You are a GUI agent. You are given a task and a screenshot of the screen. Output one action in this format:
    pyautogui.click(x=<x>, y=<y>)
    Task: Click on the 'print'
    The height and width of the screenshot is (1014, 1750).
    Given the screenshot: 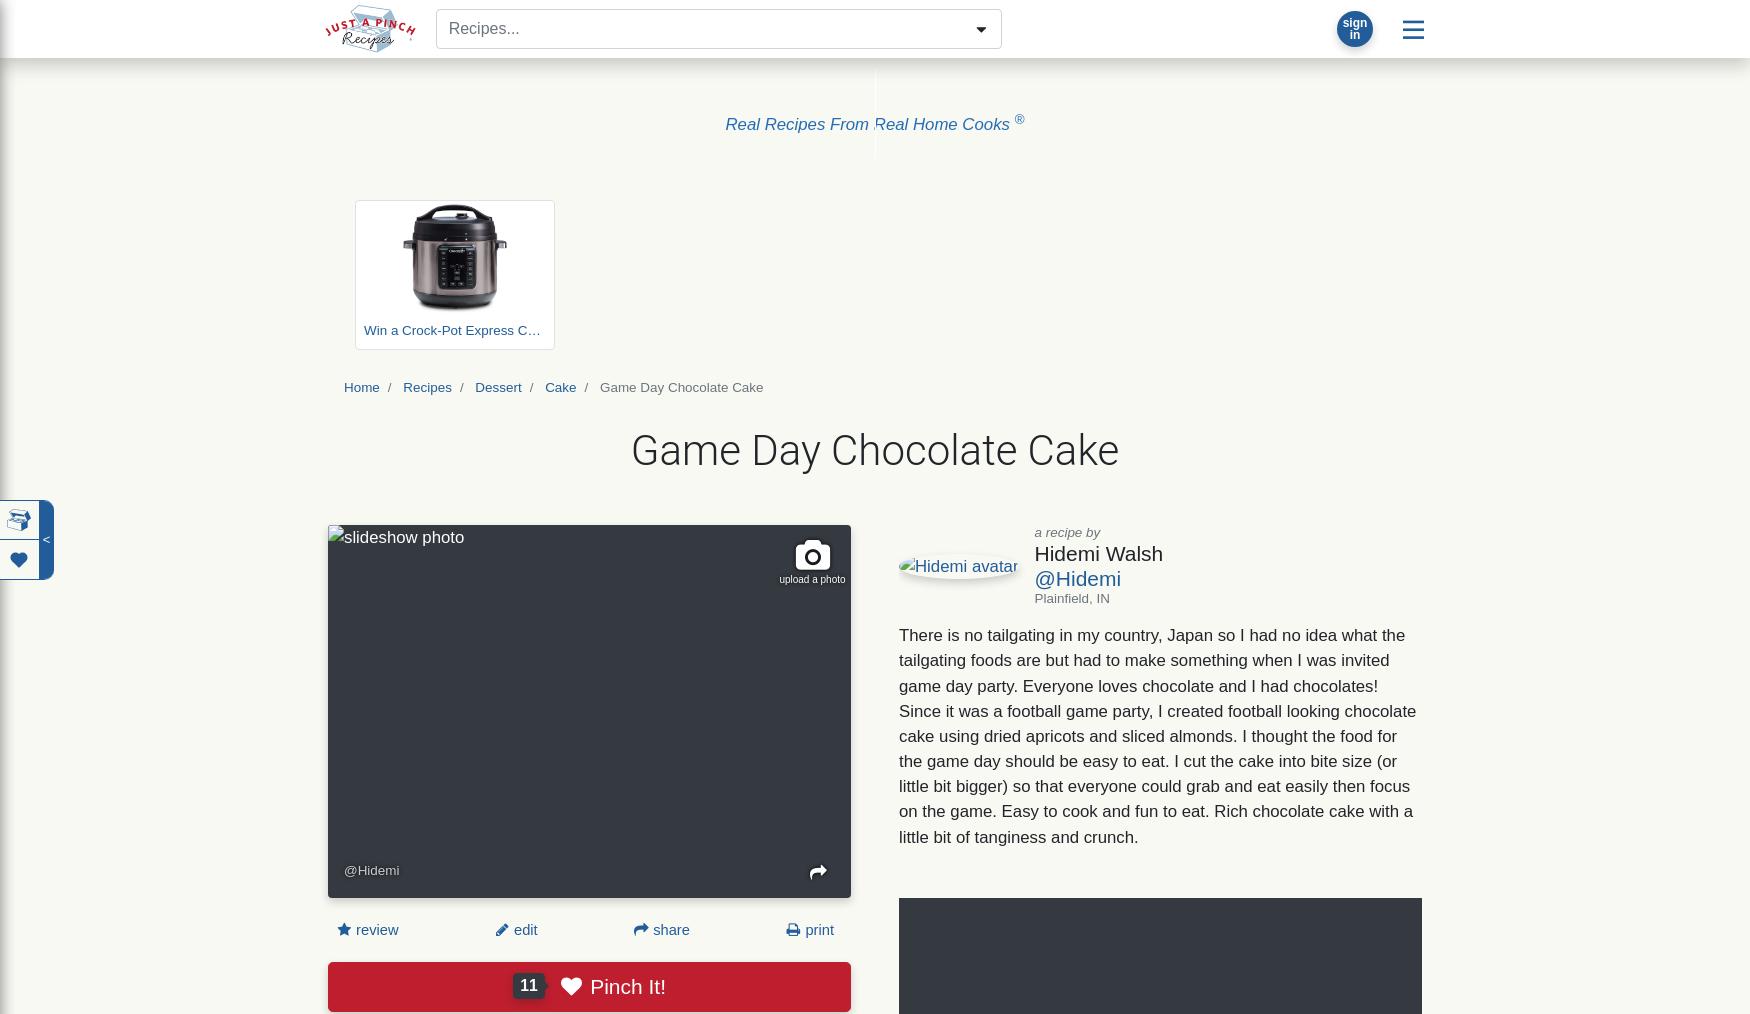 What is the action you would take?
    pyautogui.click(x=799, y=928)
    